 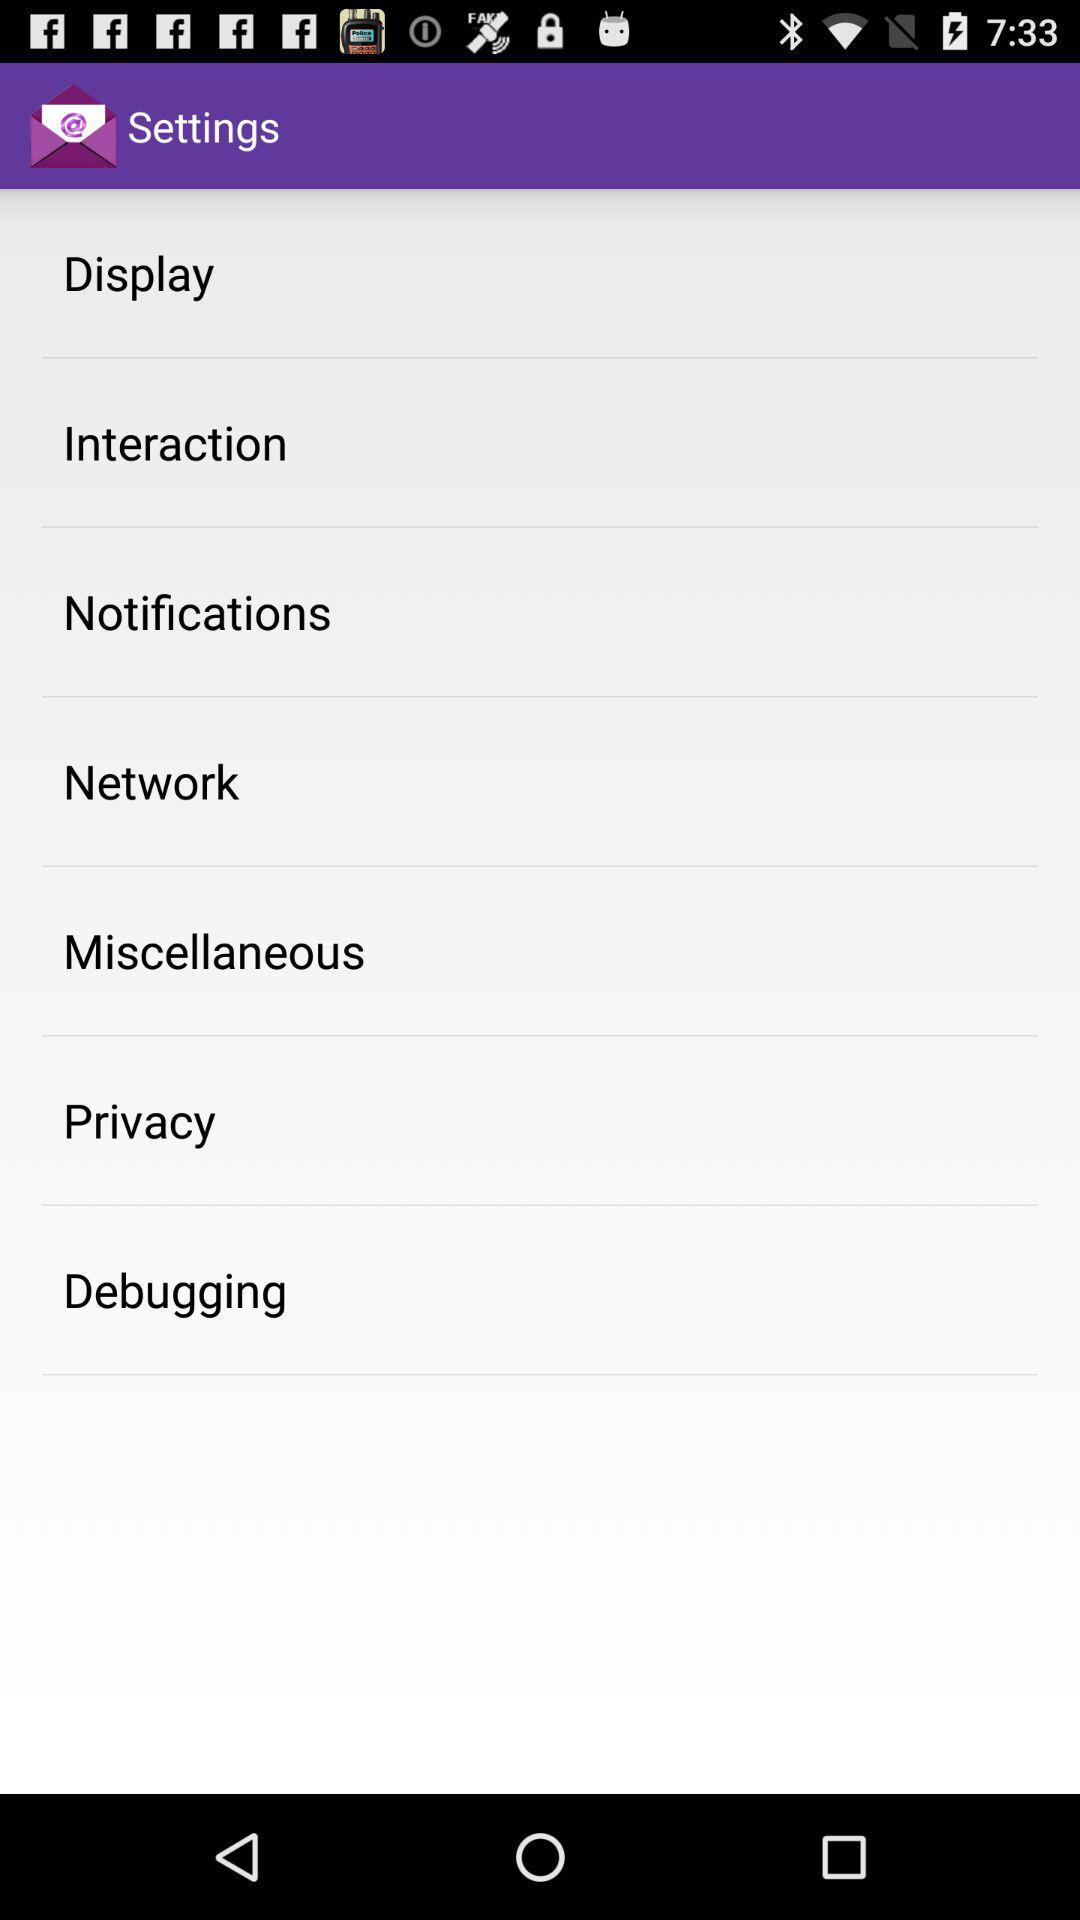 What do you see at coordinates (137, 271) in the screenshot?
I see `display app` at bounding box center [137, 271].